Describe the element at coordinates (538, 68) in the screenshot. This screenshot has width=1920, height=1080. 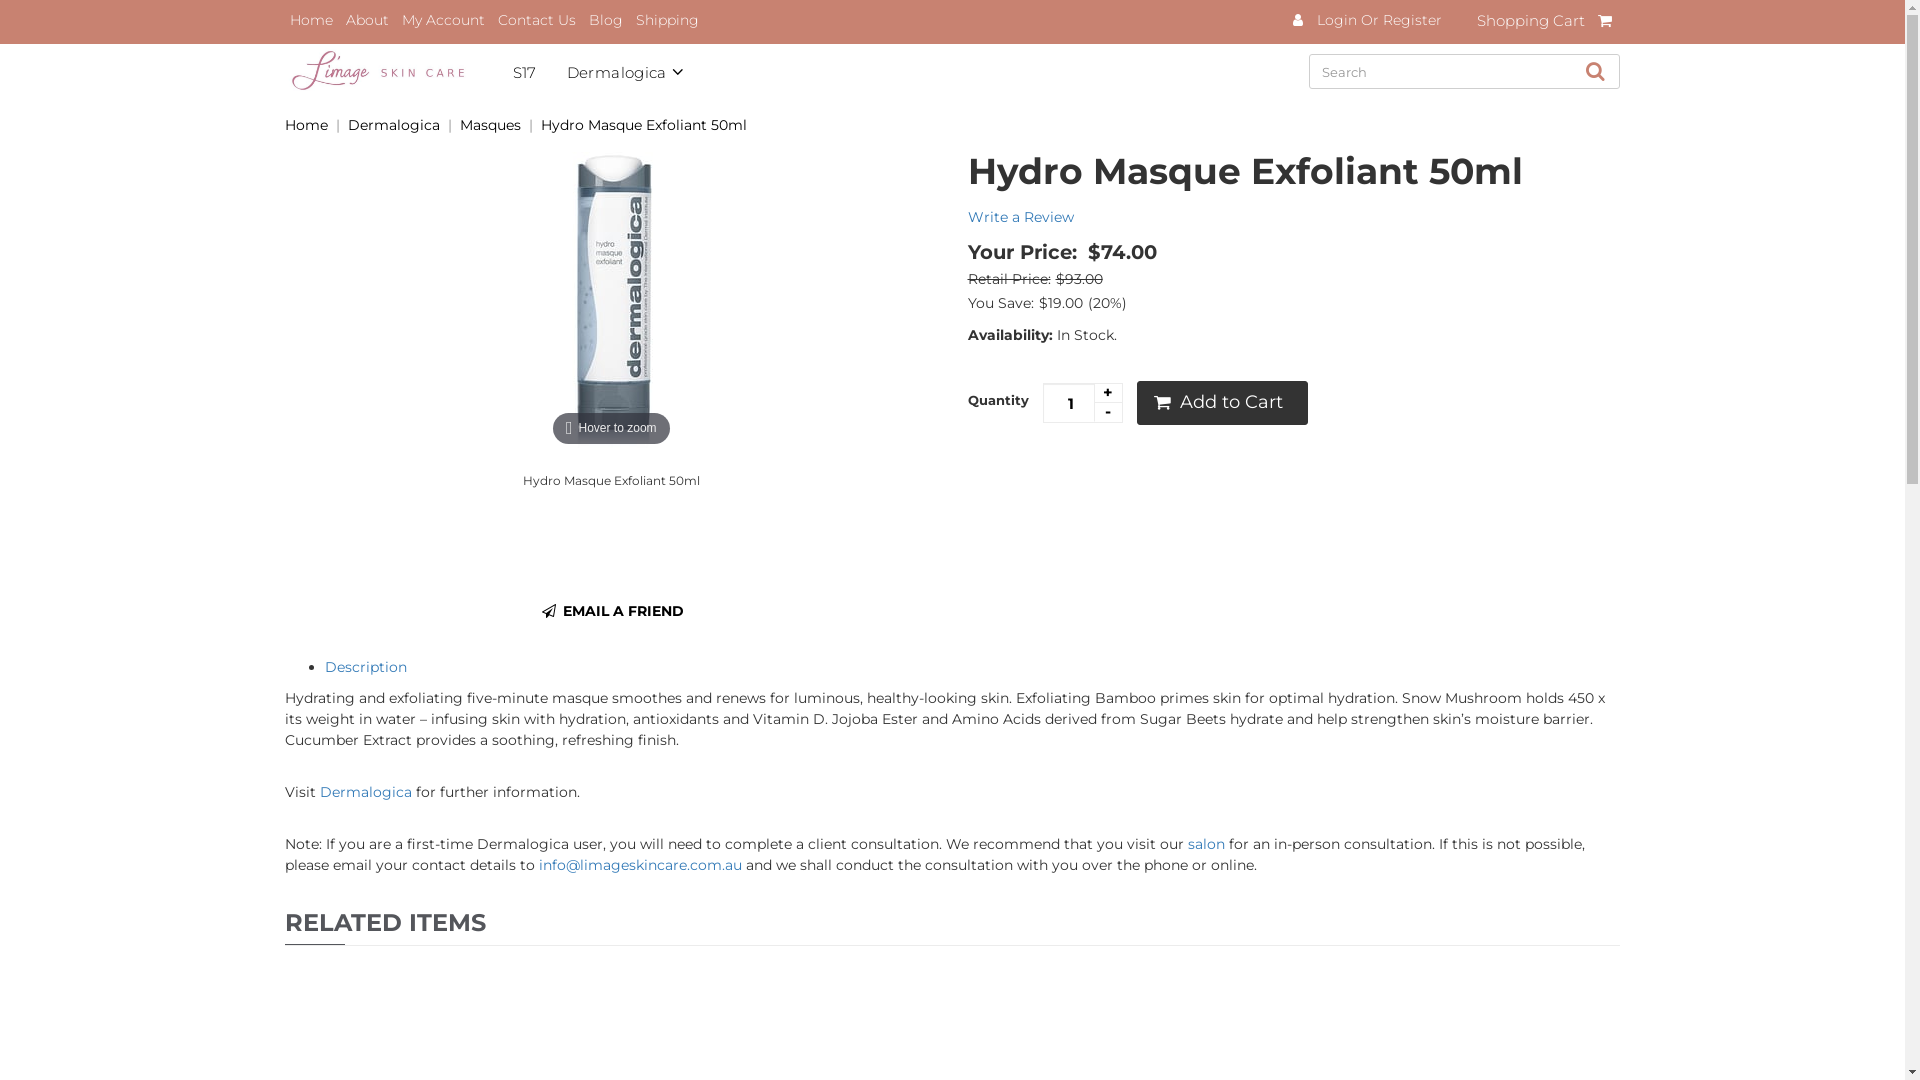
I see `'S17'` at that location.